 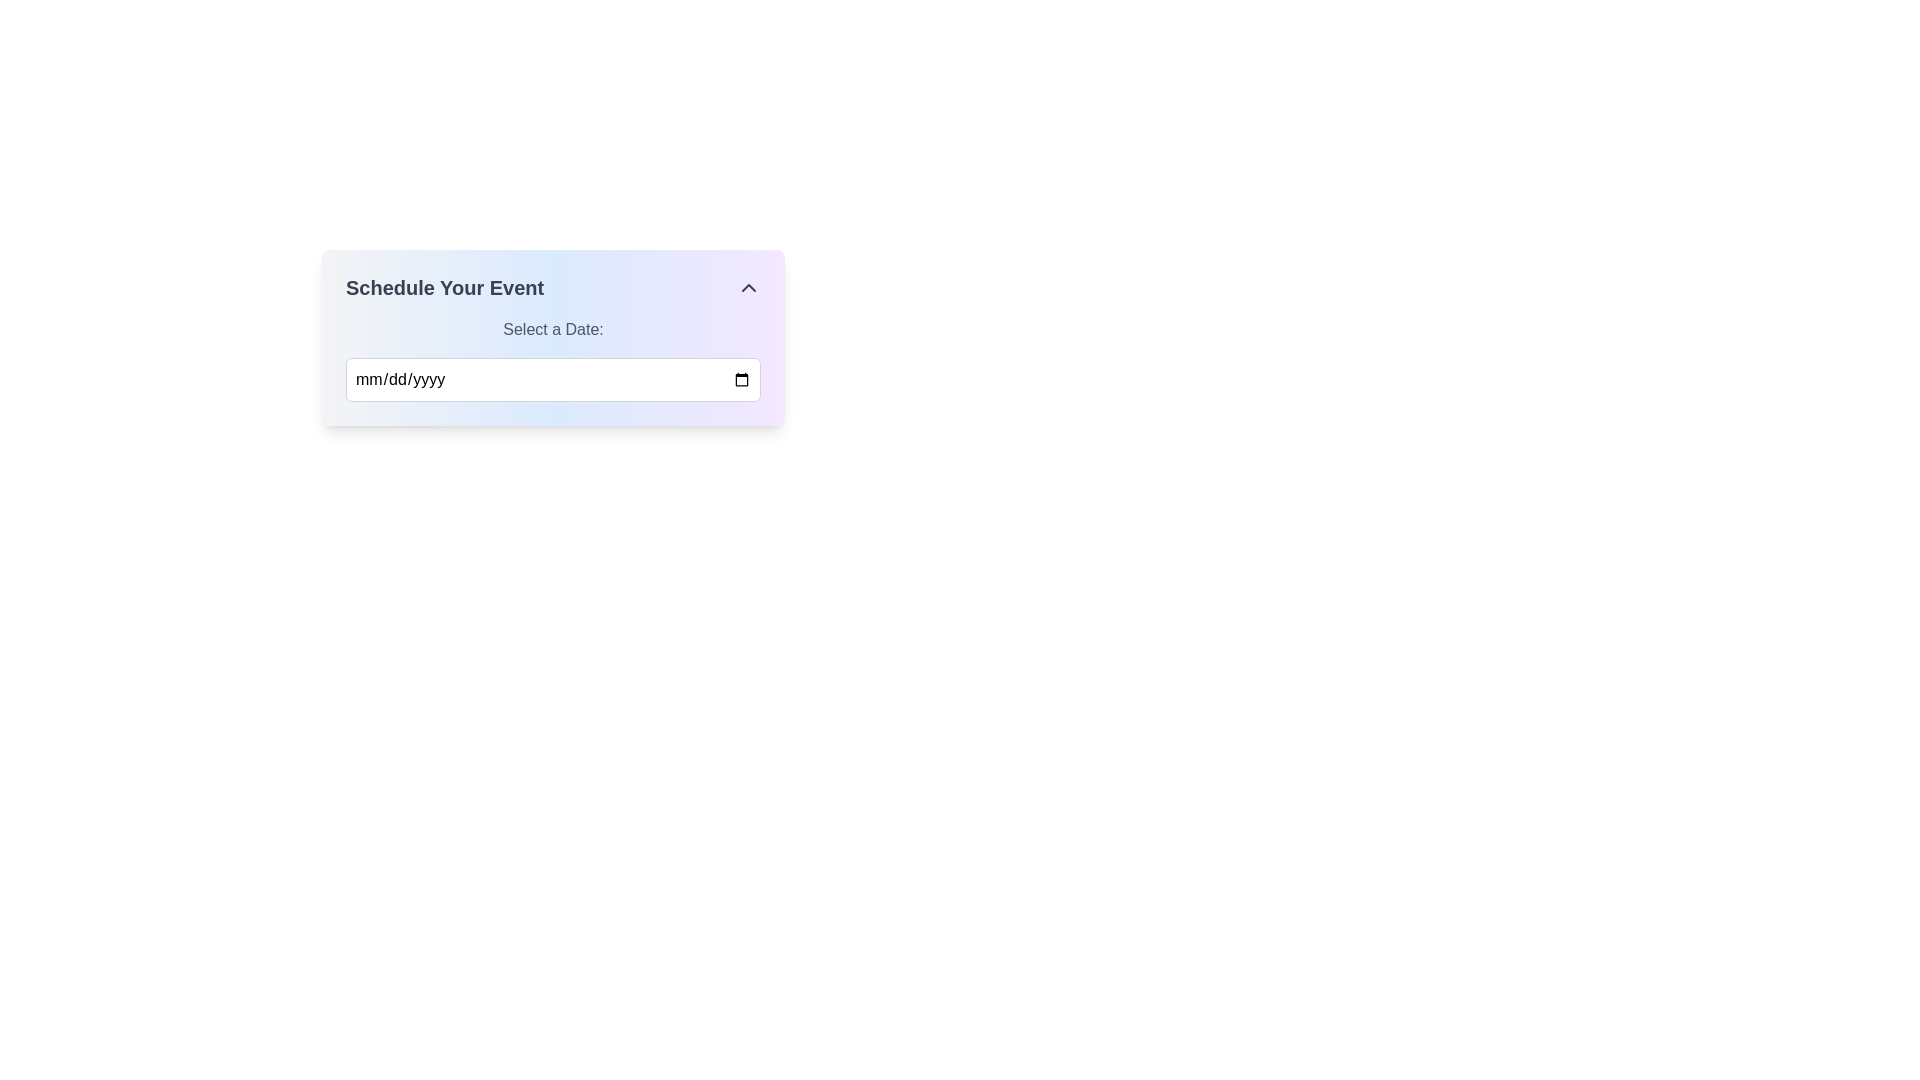 What do you see at coordinates (553, 358) in the screenshot?
I see `the Labeled Date Picker located under the 'Schedule Your Event' header` at bounding box center [553, 358].